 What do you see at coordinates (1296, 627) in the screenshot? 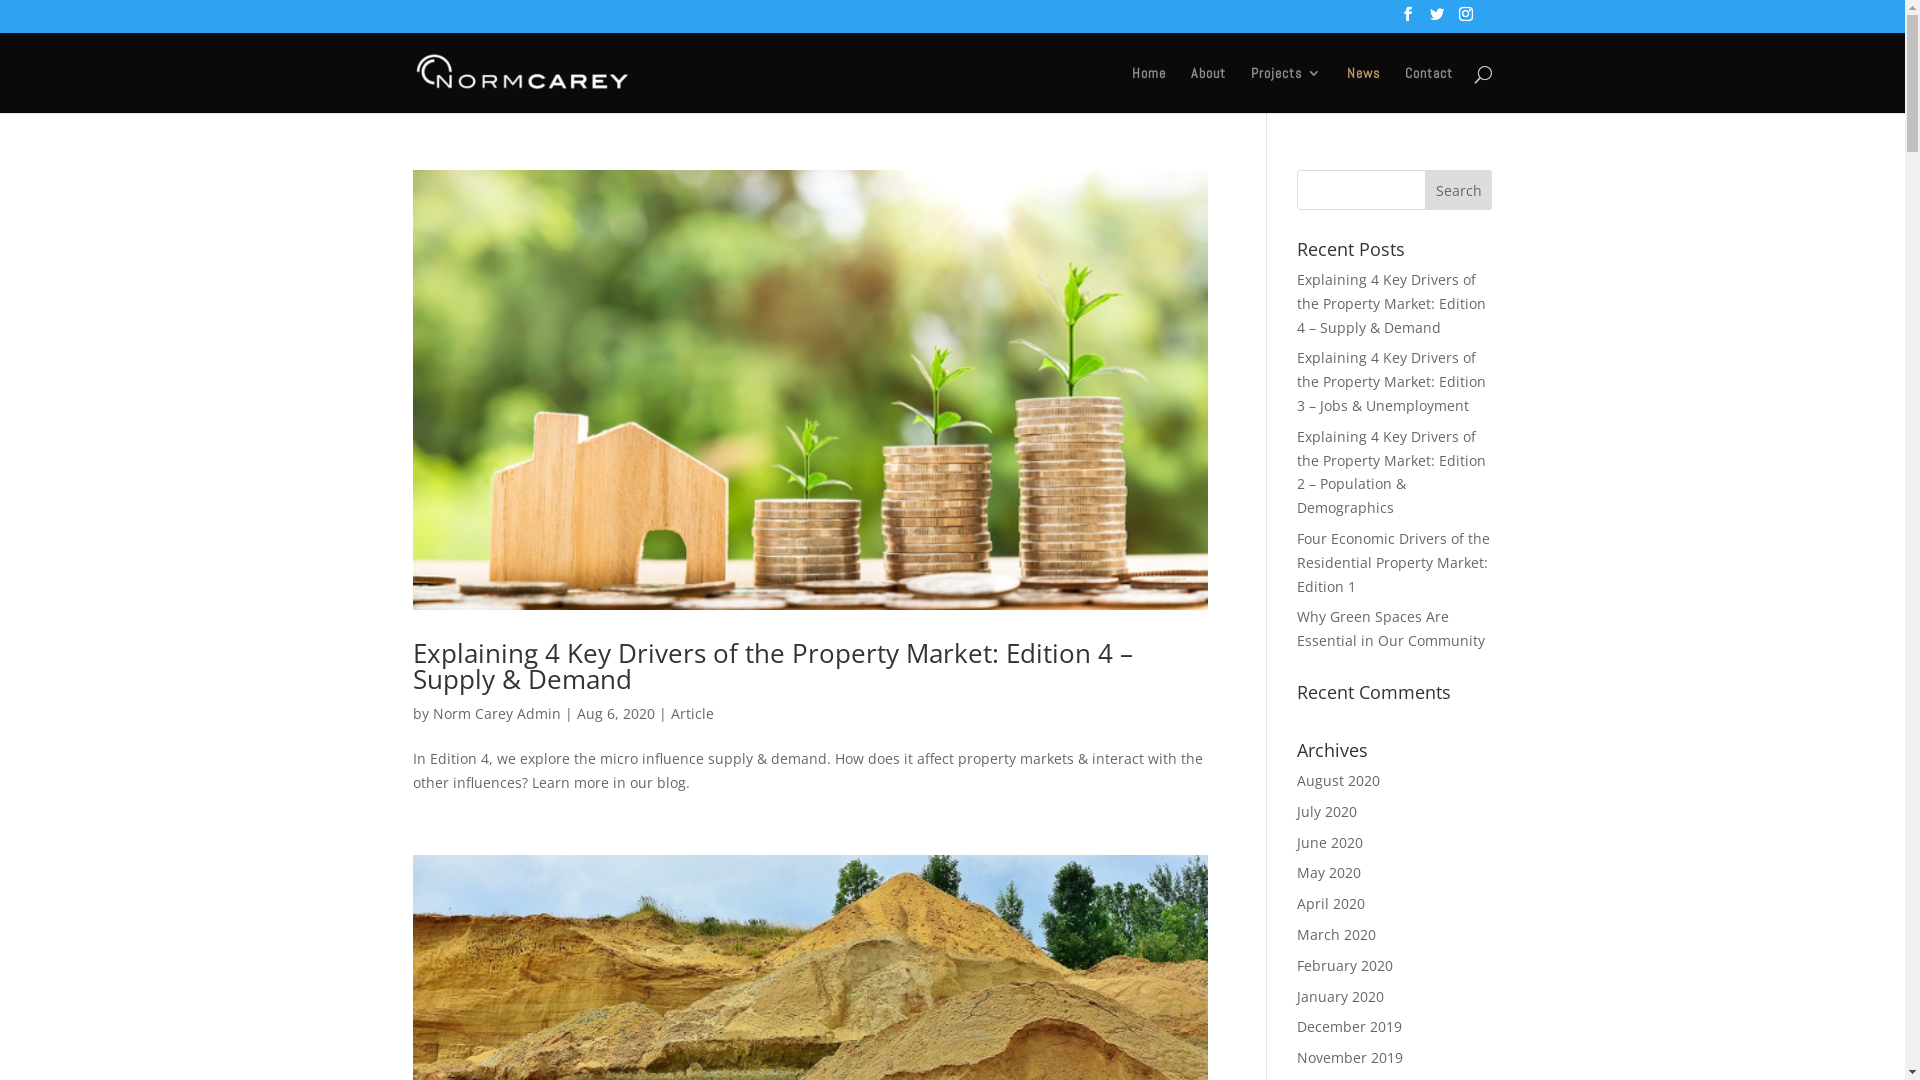
I see `'Why Green Spaces Are Essential in Our Community'` at bounding box center [1296, 627].